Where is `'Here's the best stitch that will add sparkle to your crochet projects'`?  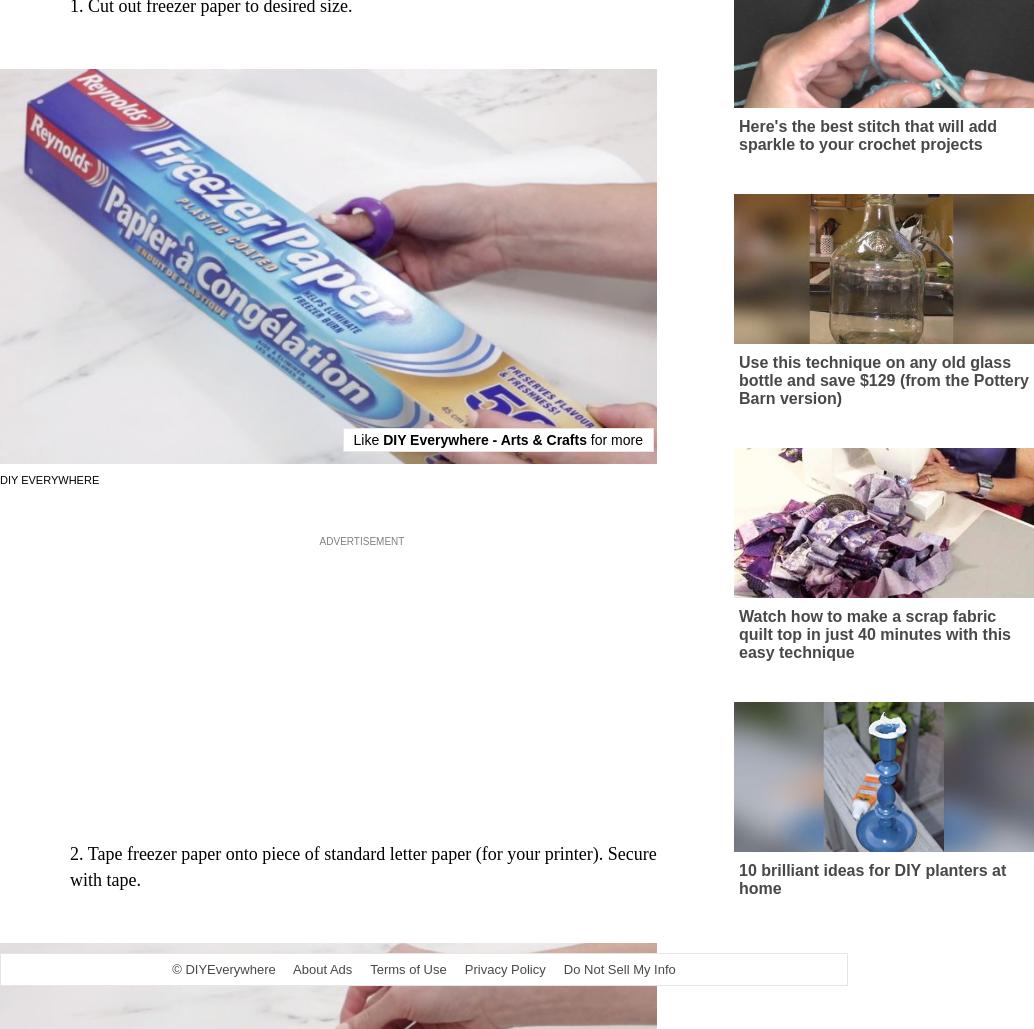
'Here's the best stitch that will add sparkle to your crochet projects' is located at coordinates (867, 154).